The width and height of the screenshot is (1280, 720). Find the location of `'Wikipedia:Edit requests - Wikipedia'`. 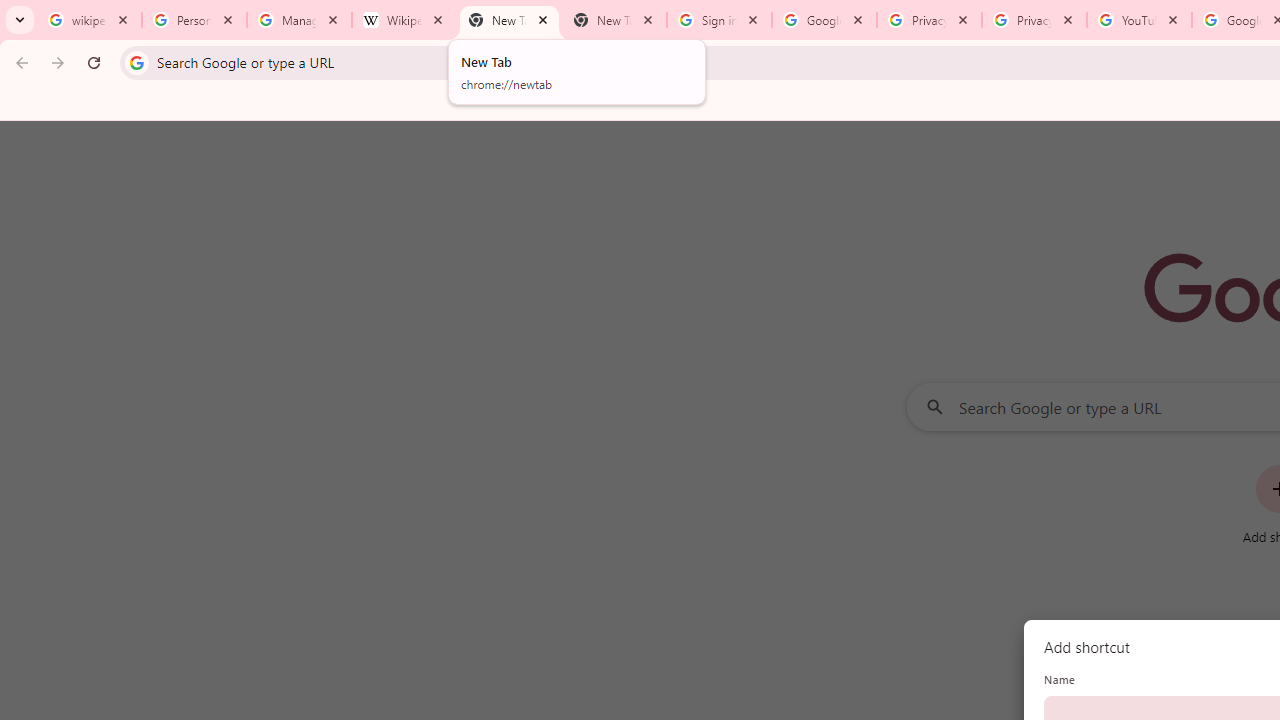

'Wikipedia:Edit requests - Wikipedia' is located at coordinates (403, 20).